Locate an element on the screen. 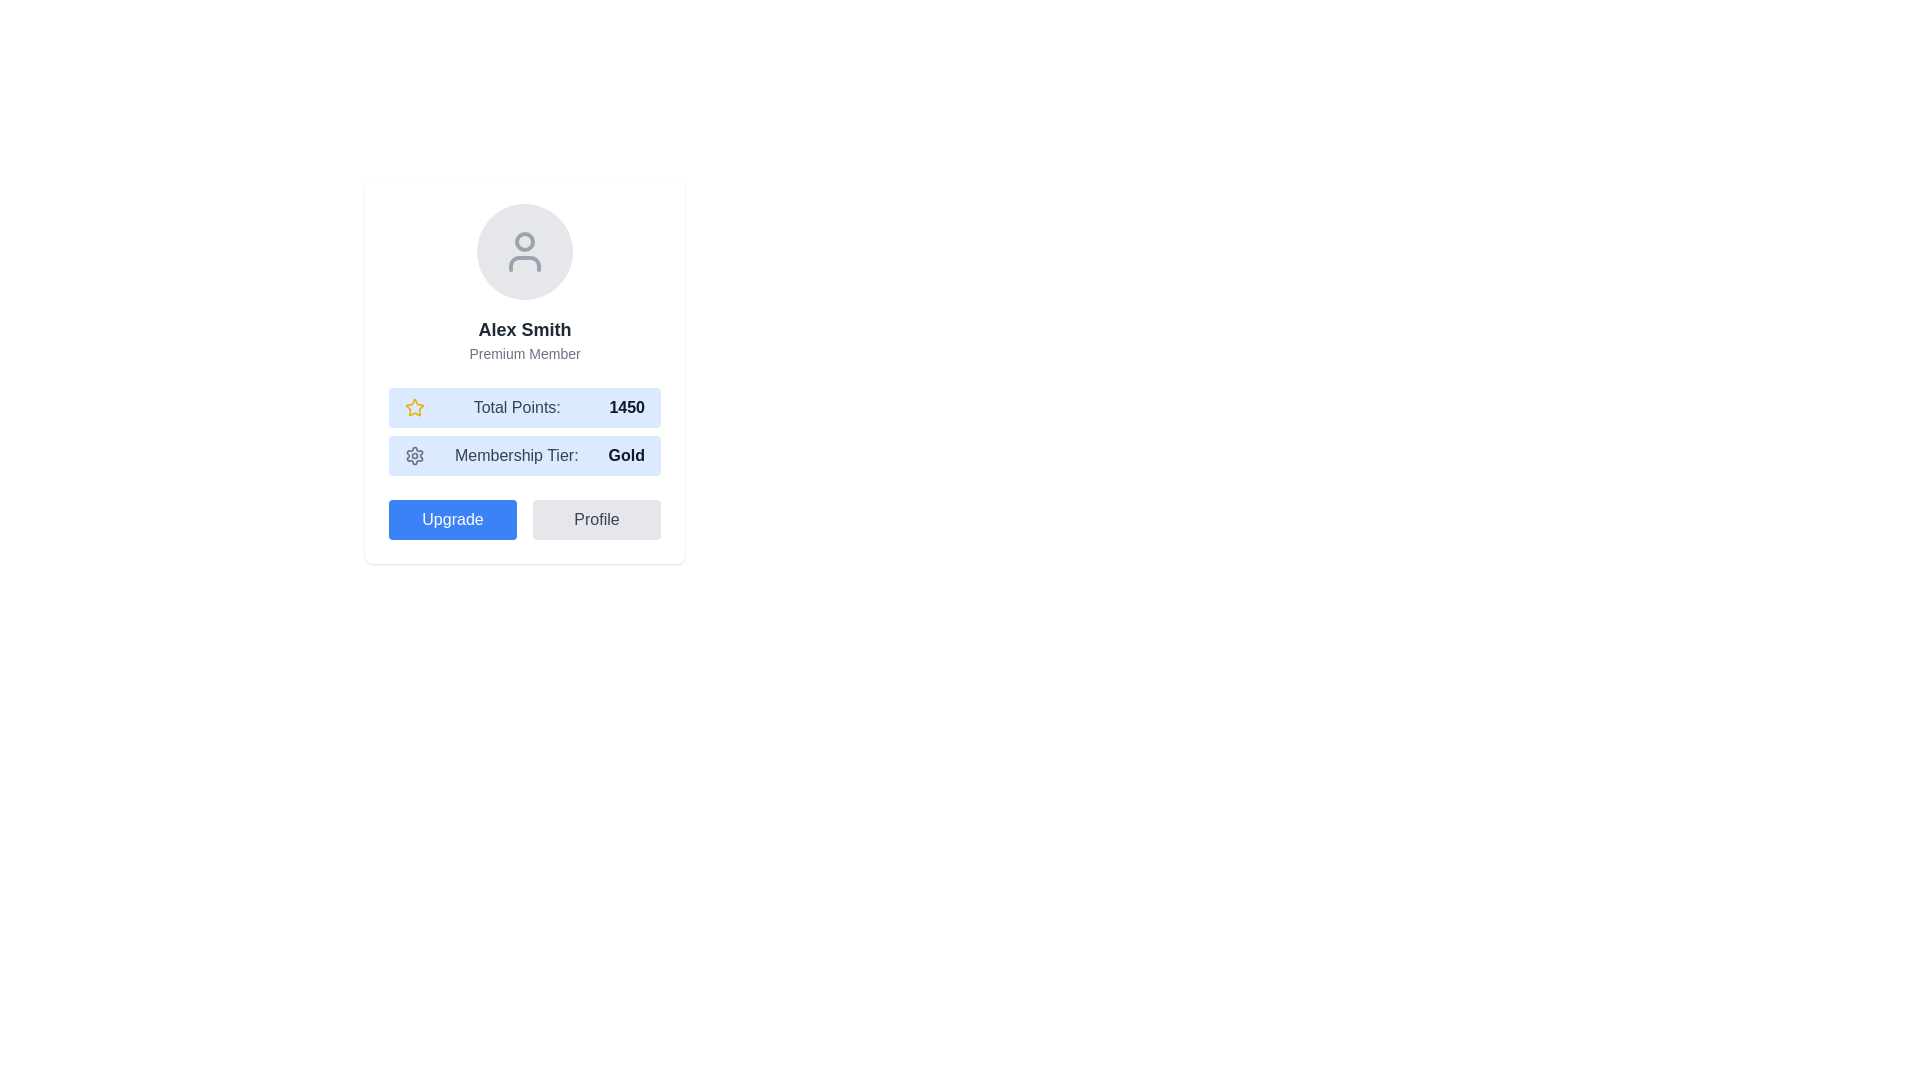 The height and width of the screenshot is (1080, 1920). text label indicating the total points value, which is positioned between a yellow star icon and the text '1450' is located at coordinates (517, 407).